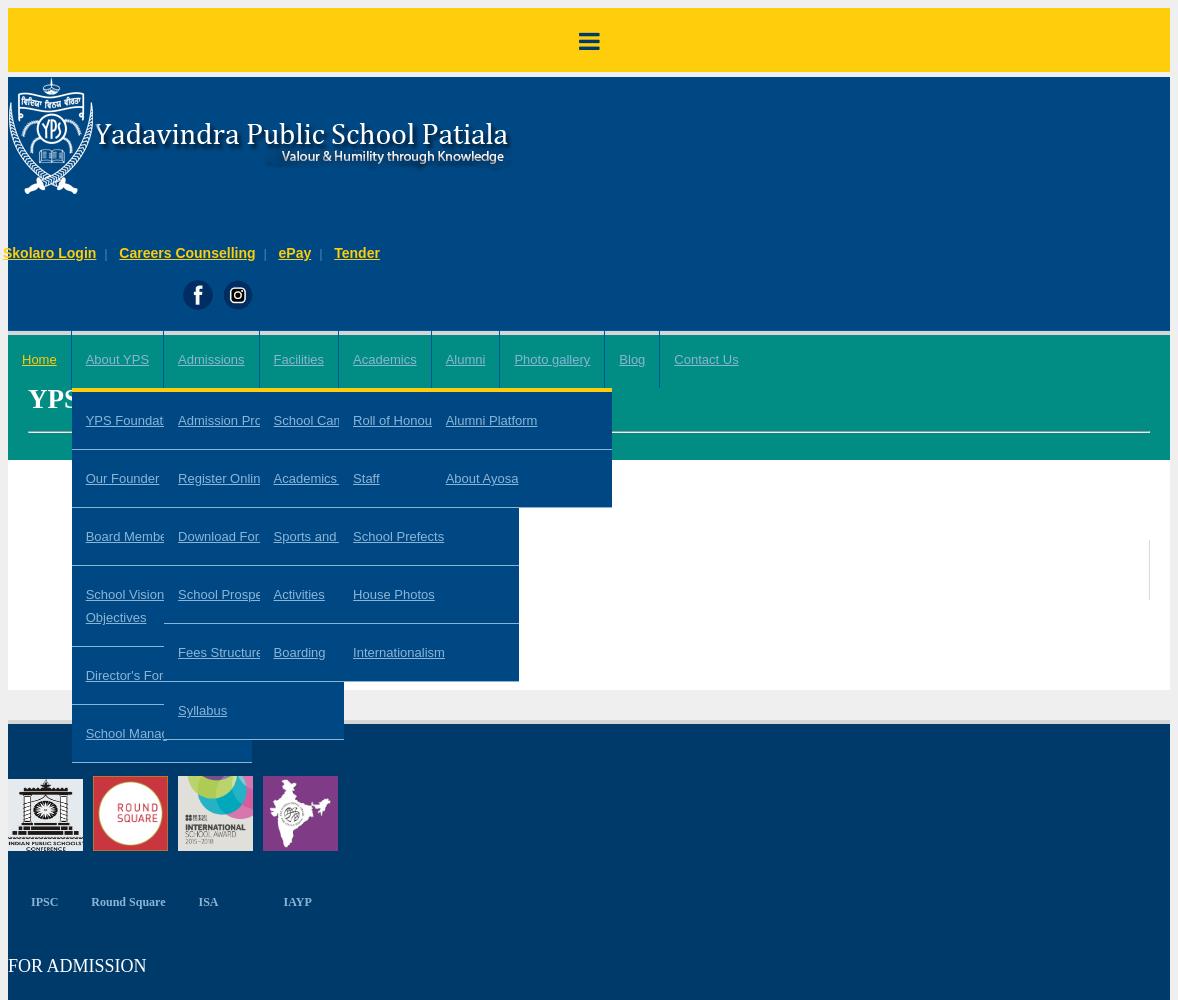 The image size is (1178, 1000). I want to click on 'Round Square', so click(127, 901).